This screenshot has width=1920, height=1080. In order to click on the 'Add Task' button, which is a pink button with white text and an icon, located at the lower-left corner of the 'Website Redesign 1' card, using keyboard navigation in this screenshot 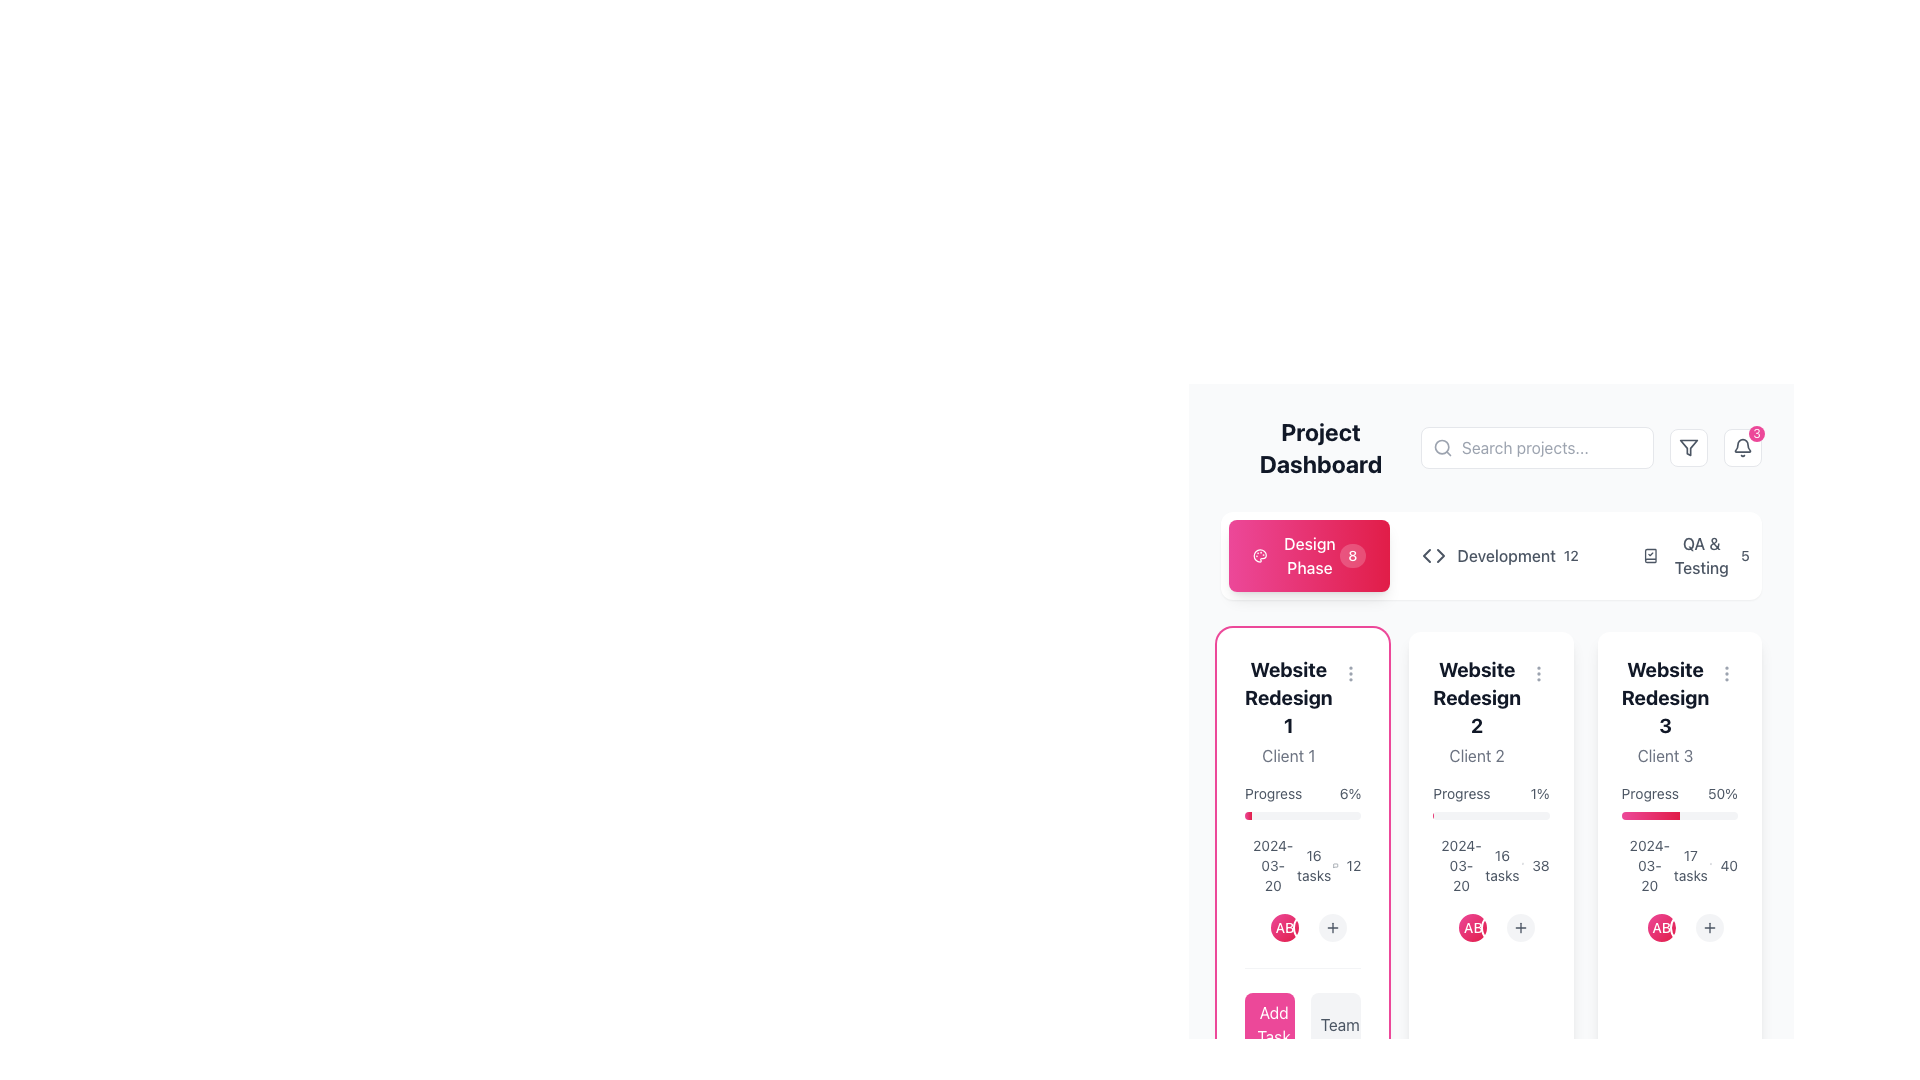, I will do `click(1269, 1025)`.